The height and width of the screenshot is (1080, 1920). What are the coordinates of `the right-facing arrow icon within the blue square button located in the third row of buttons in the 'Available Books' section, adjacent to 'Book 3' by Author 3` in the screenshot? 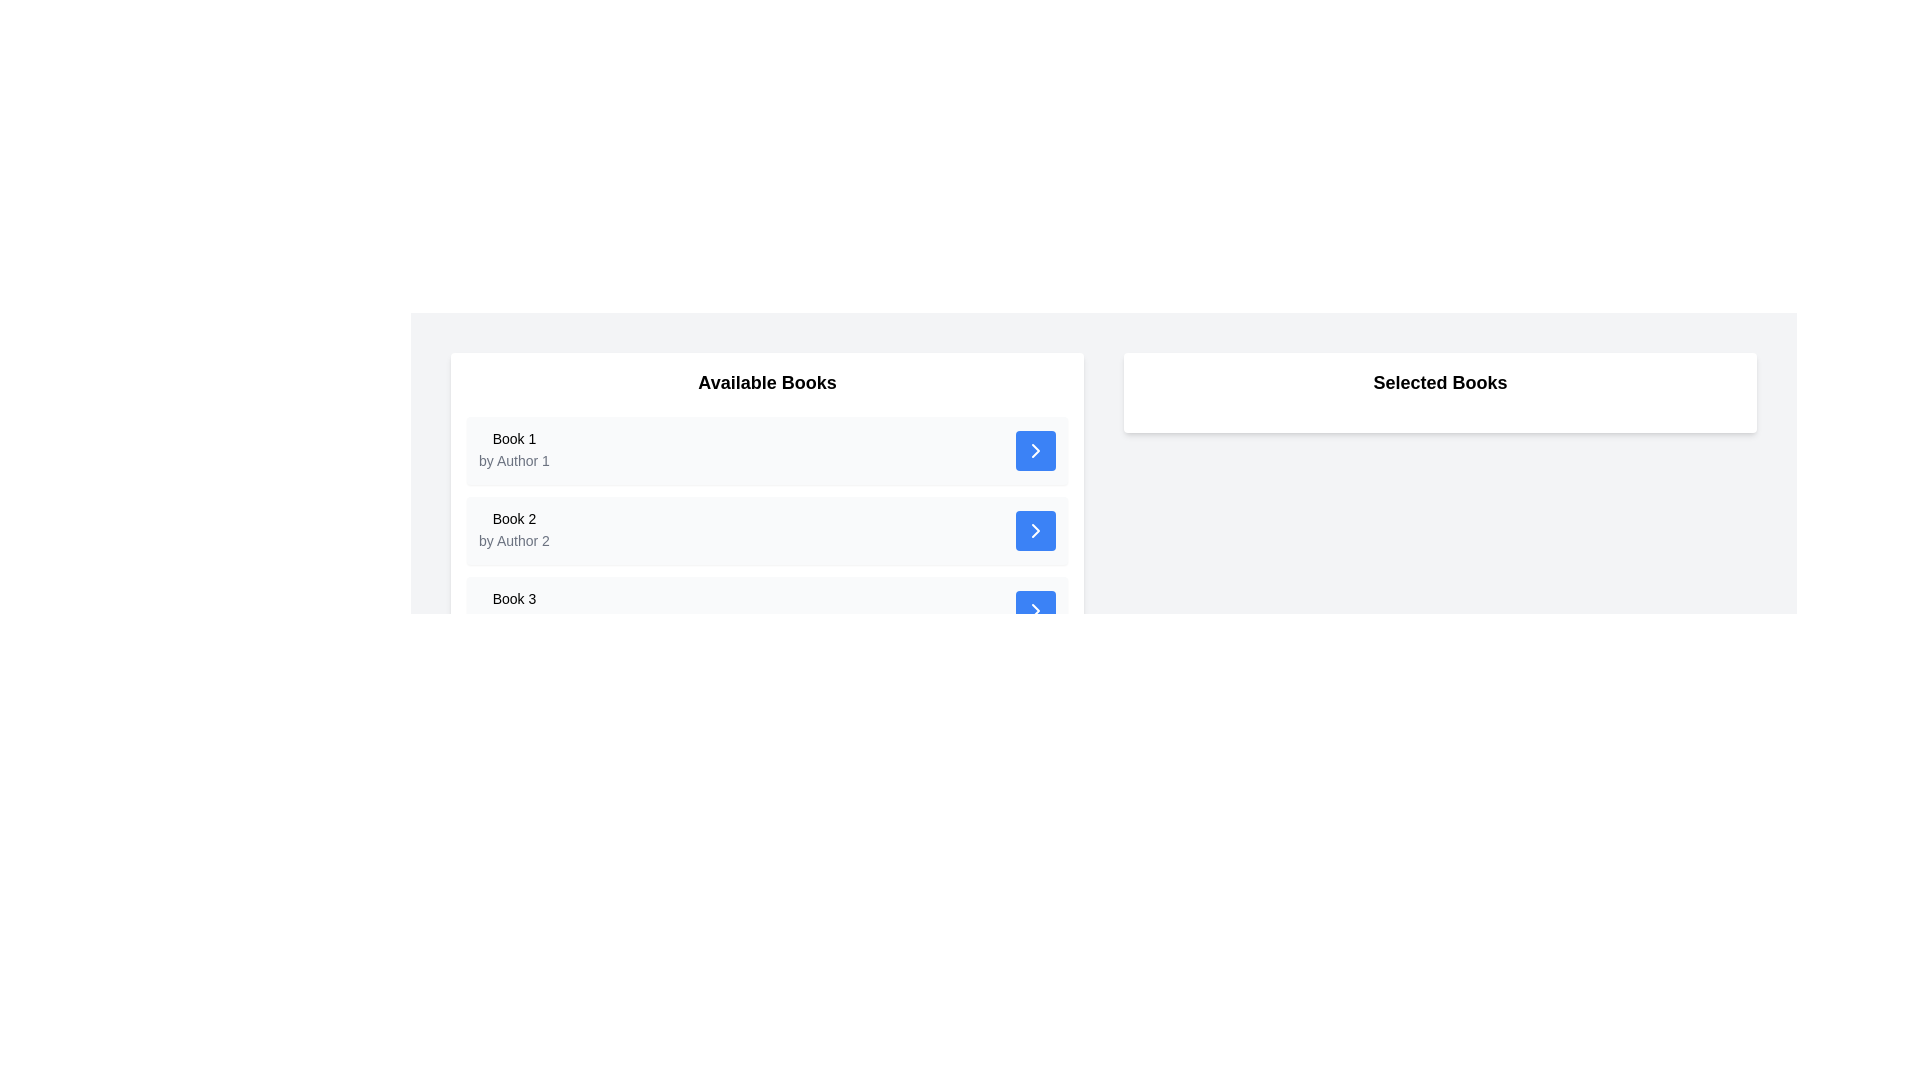 It's located at (1036, 530).